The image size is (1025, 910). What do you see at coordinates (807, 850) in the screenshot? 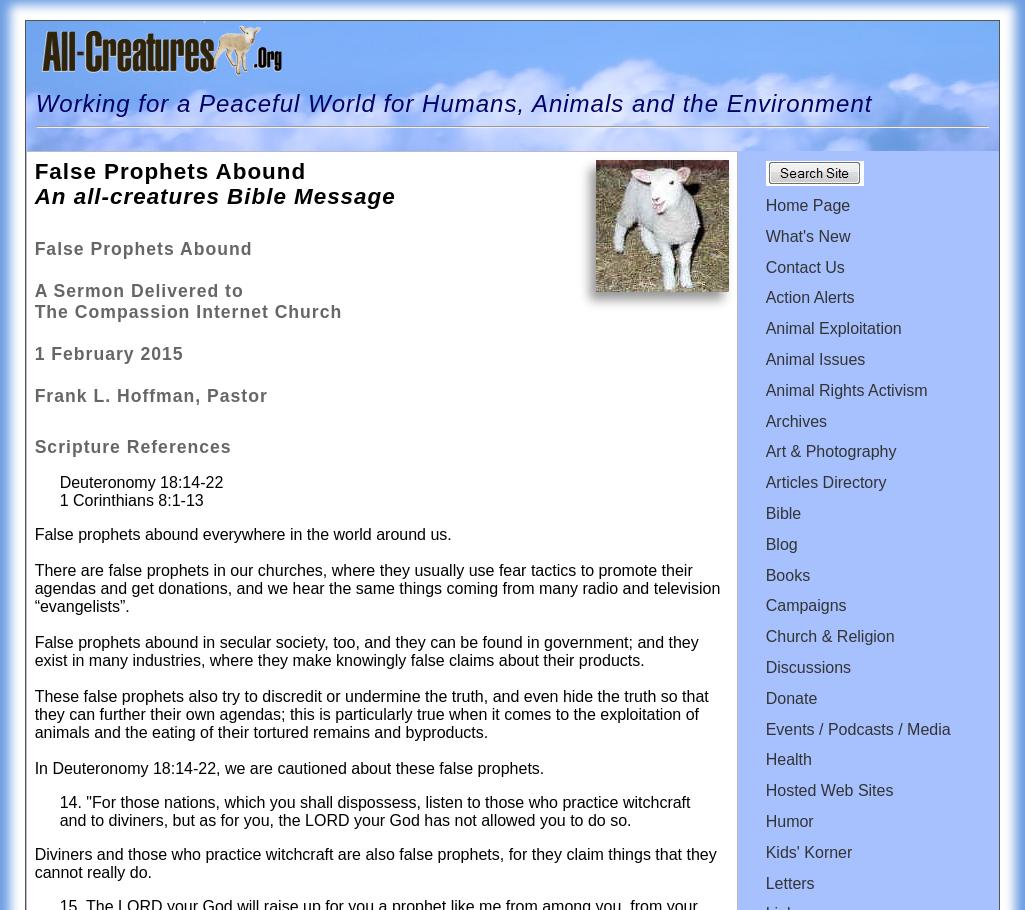
I see `'Kids' Korner'` at bounding box center [807, 850].